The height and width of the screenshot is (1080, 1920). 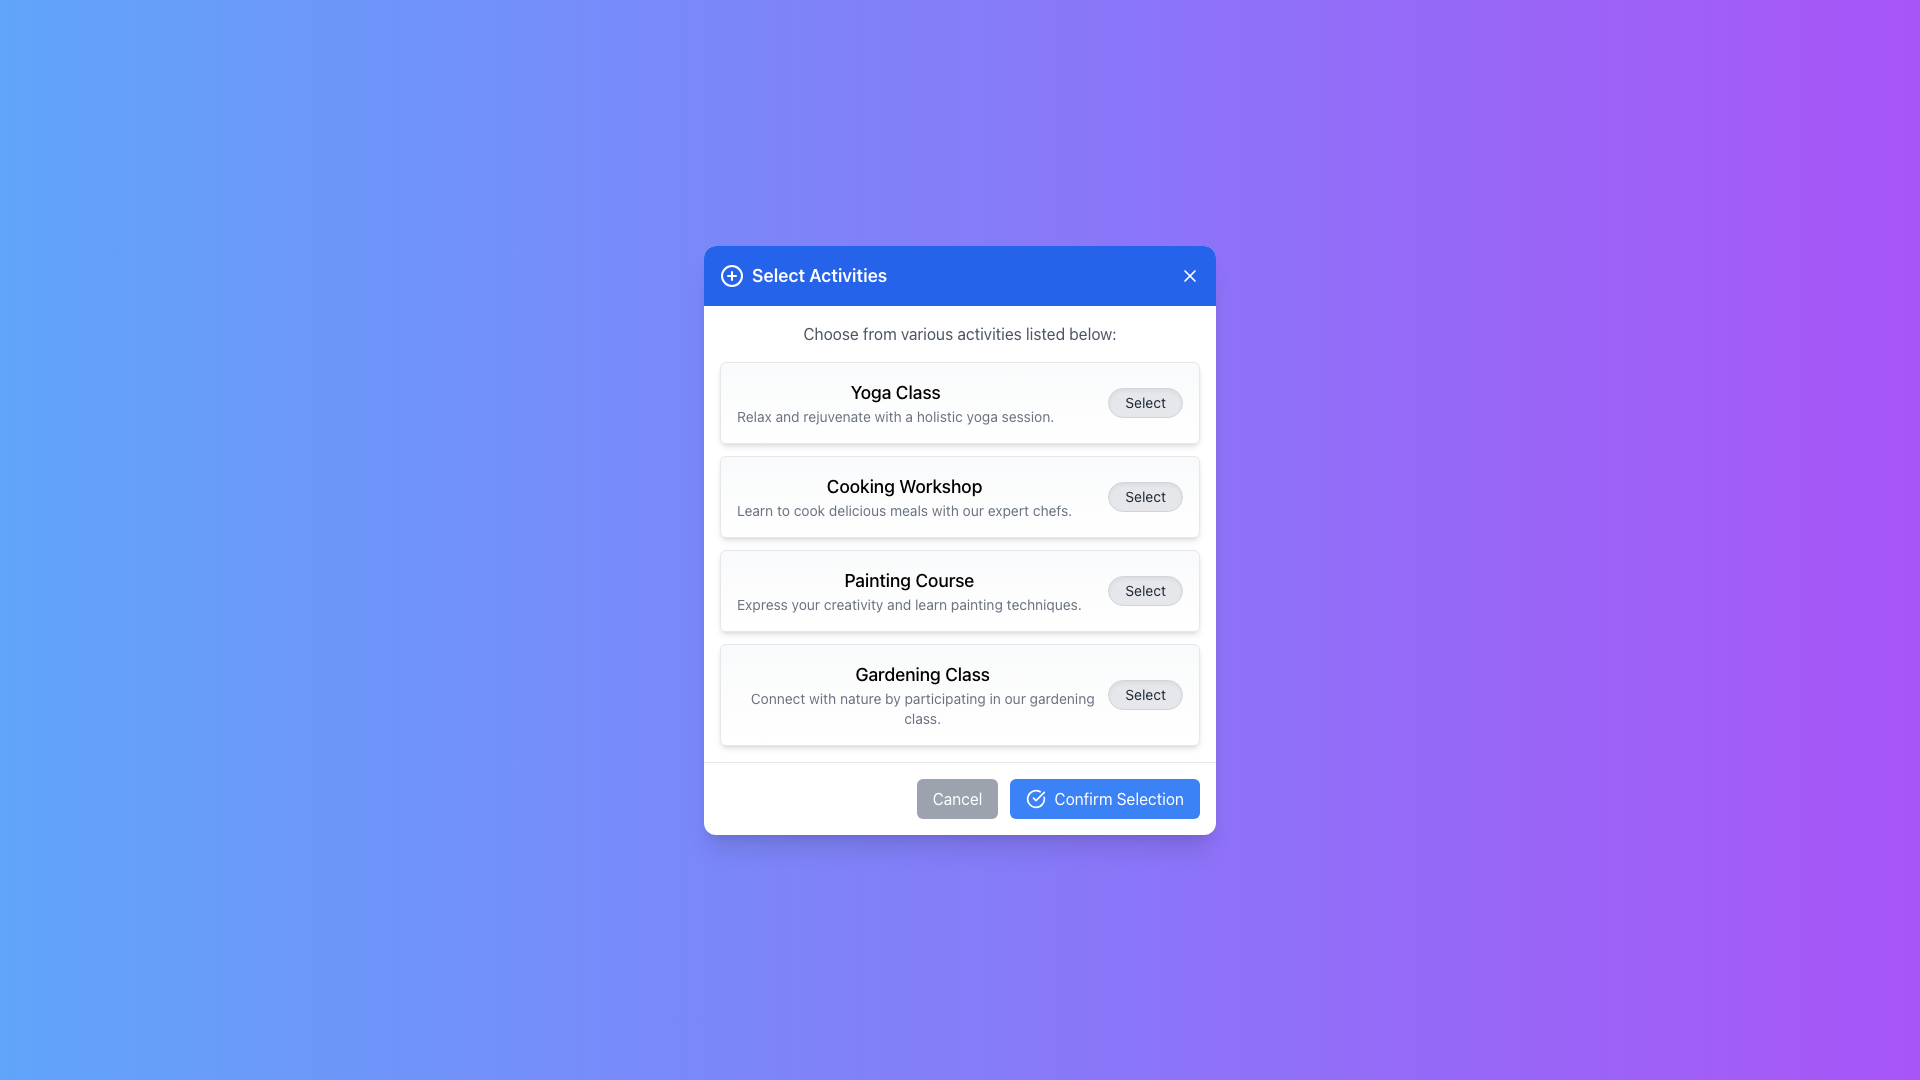 What do you see at coordinates (803, 275) in the screenshot?
I see `the 'Select Activities' title group with icon` at bounding box center [803, 275].